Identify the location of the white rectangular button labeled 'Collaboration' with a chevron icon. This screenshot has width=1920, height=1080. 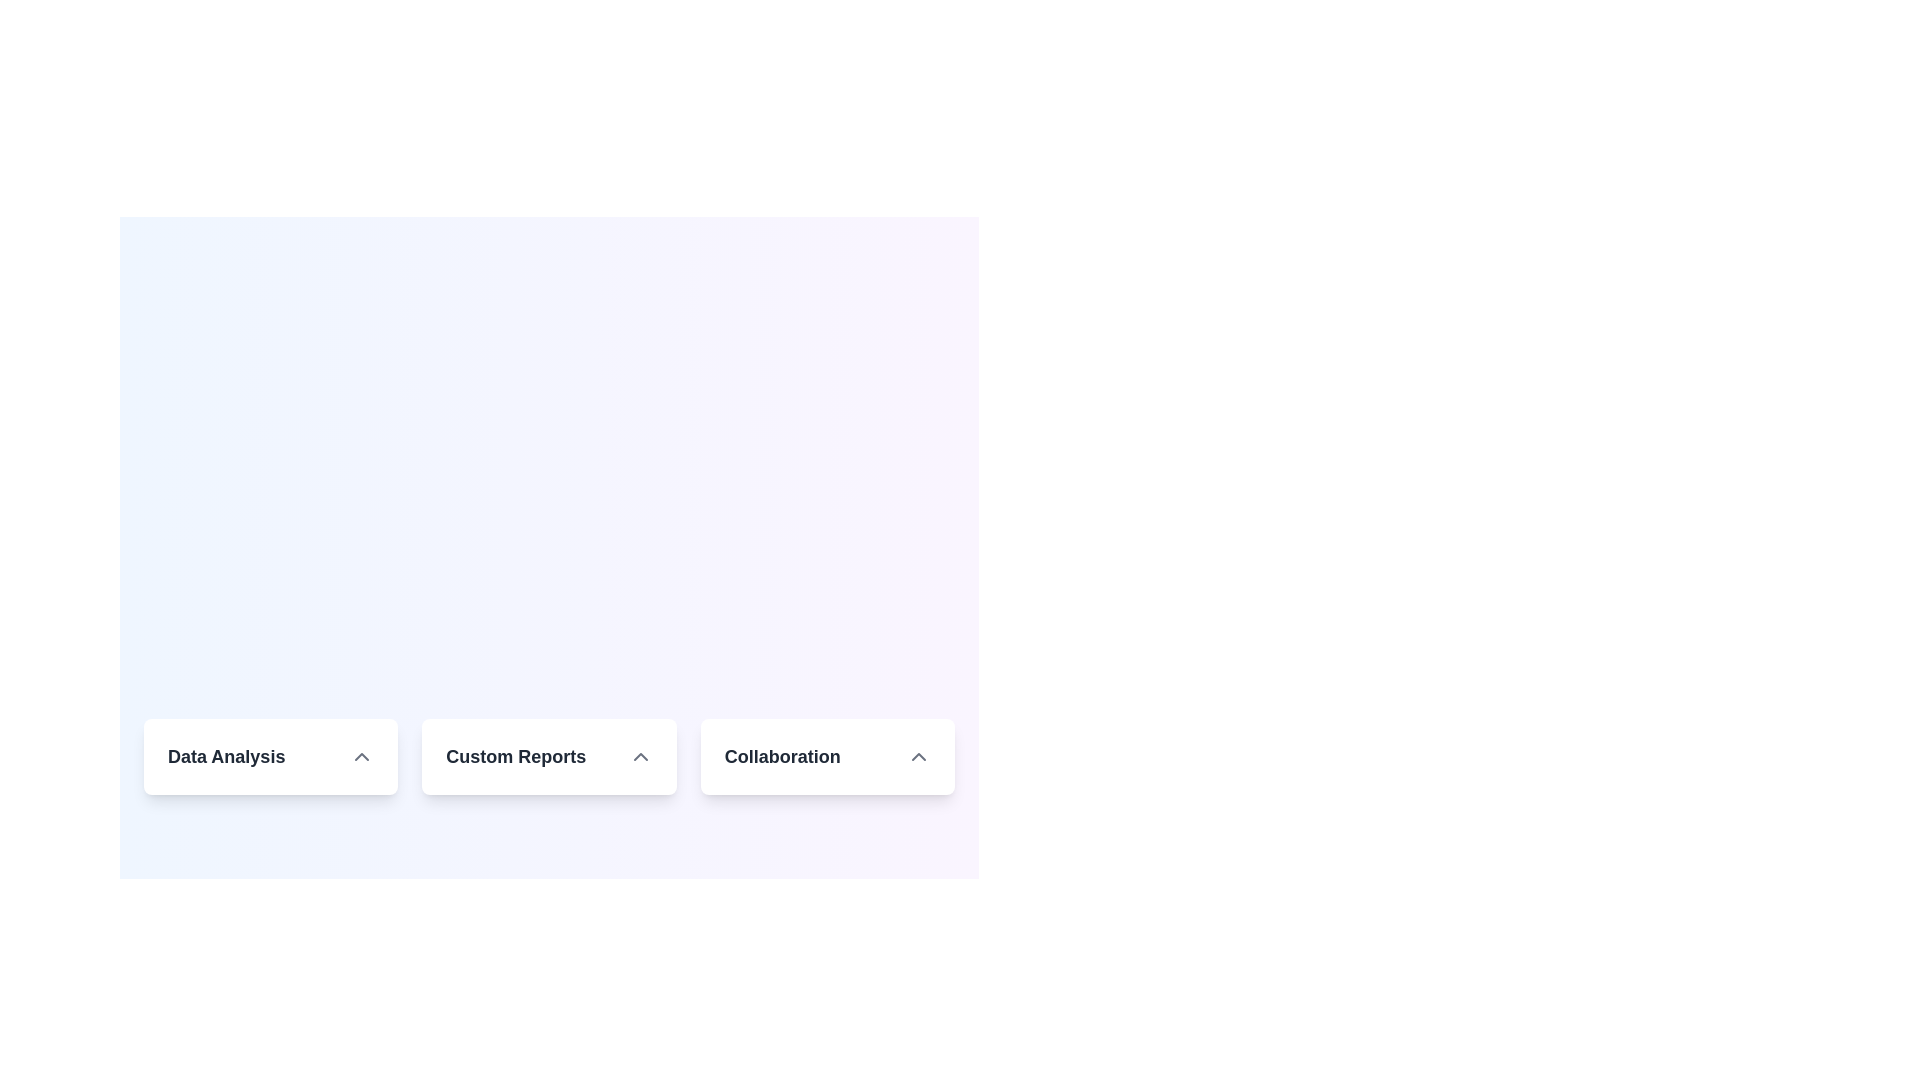
(827, 756).